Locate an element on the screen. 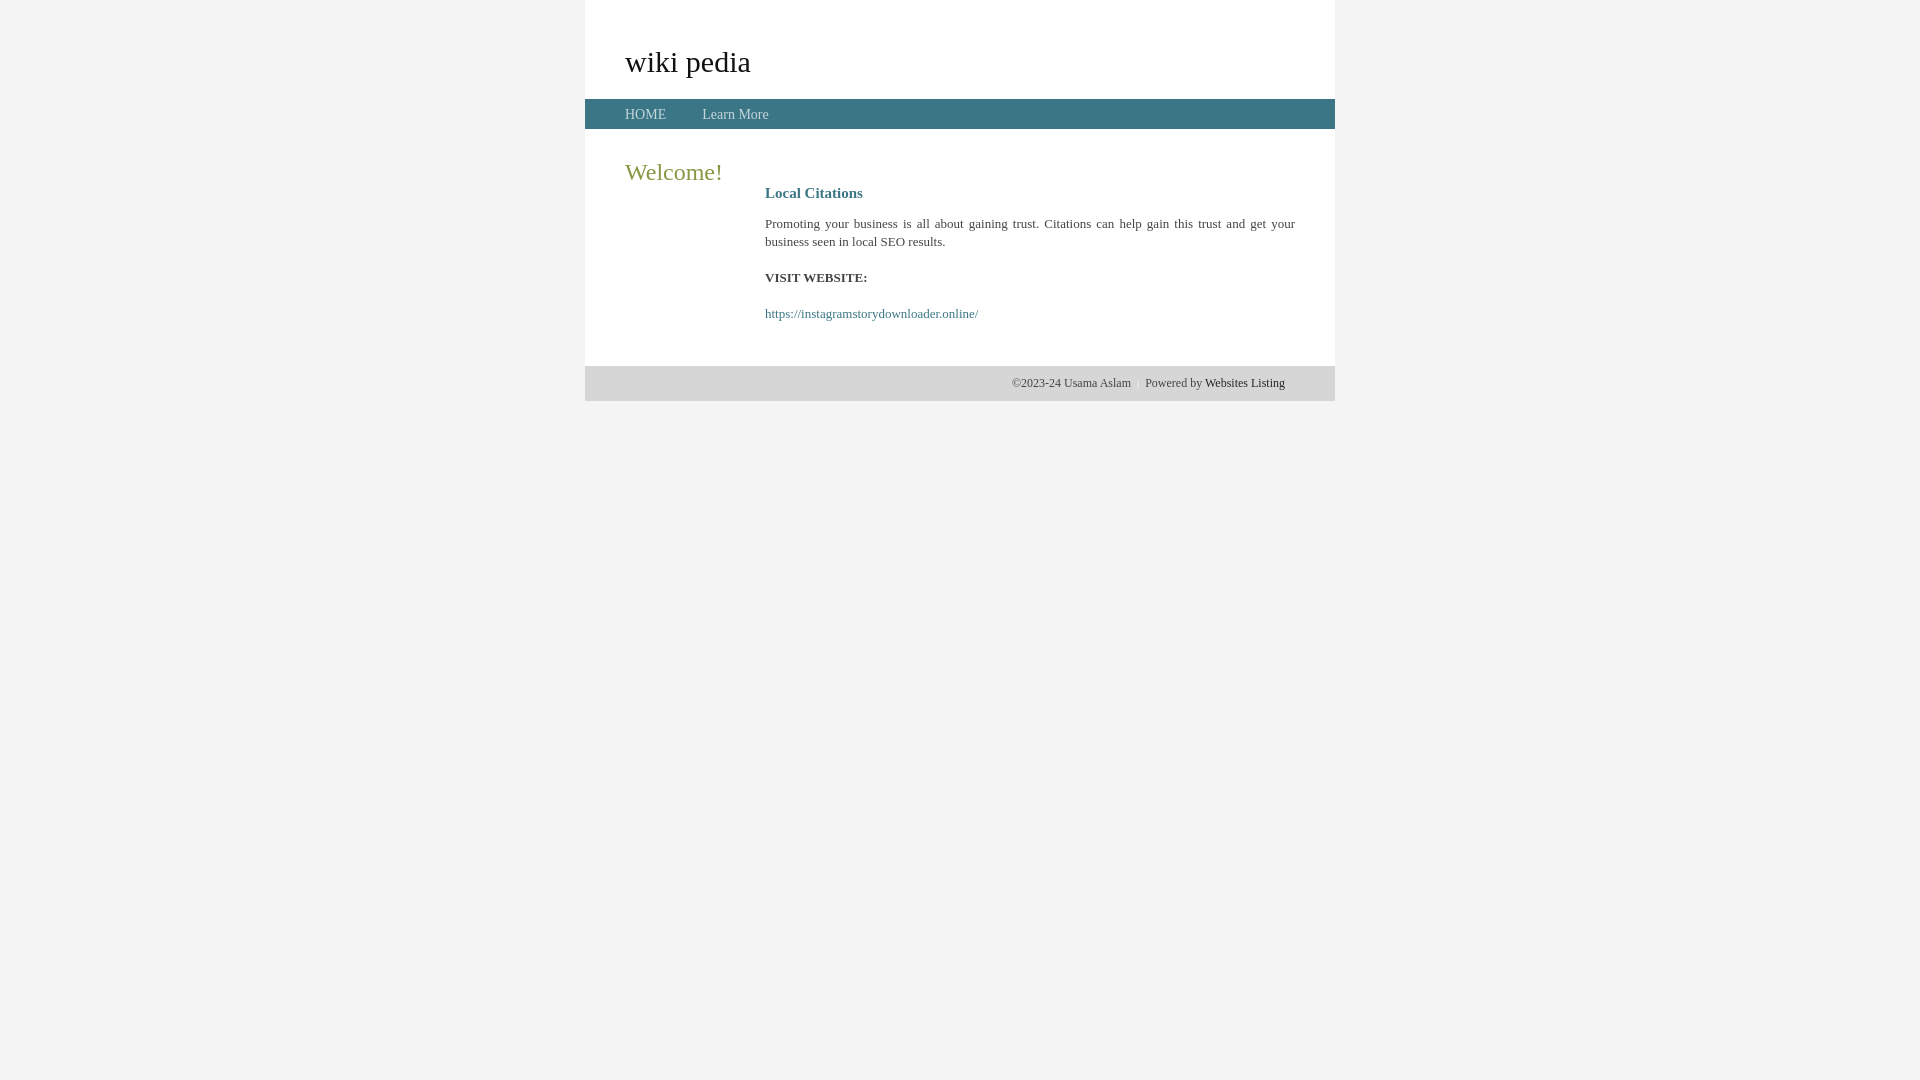 The height and width of the screenshot is (1080, 1920). 'wiki pedia' is located at coordinates (687, 60).